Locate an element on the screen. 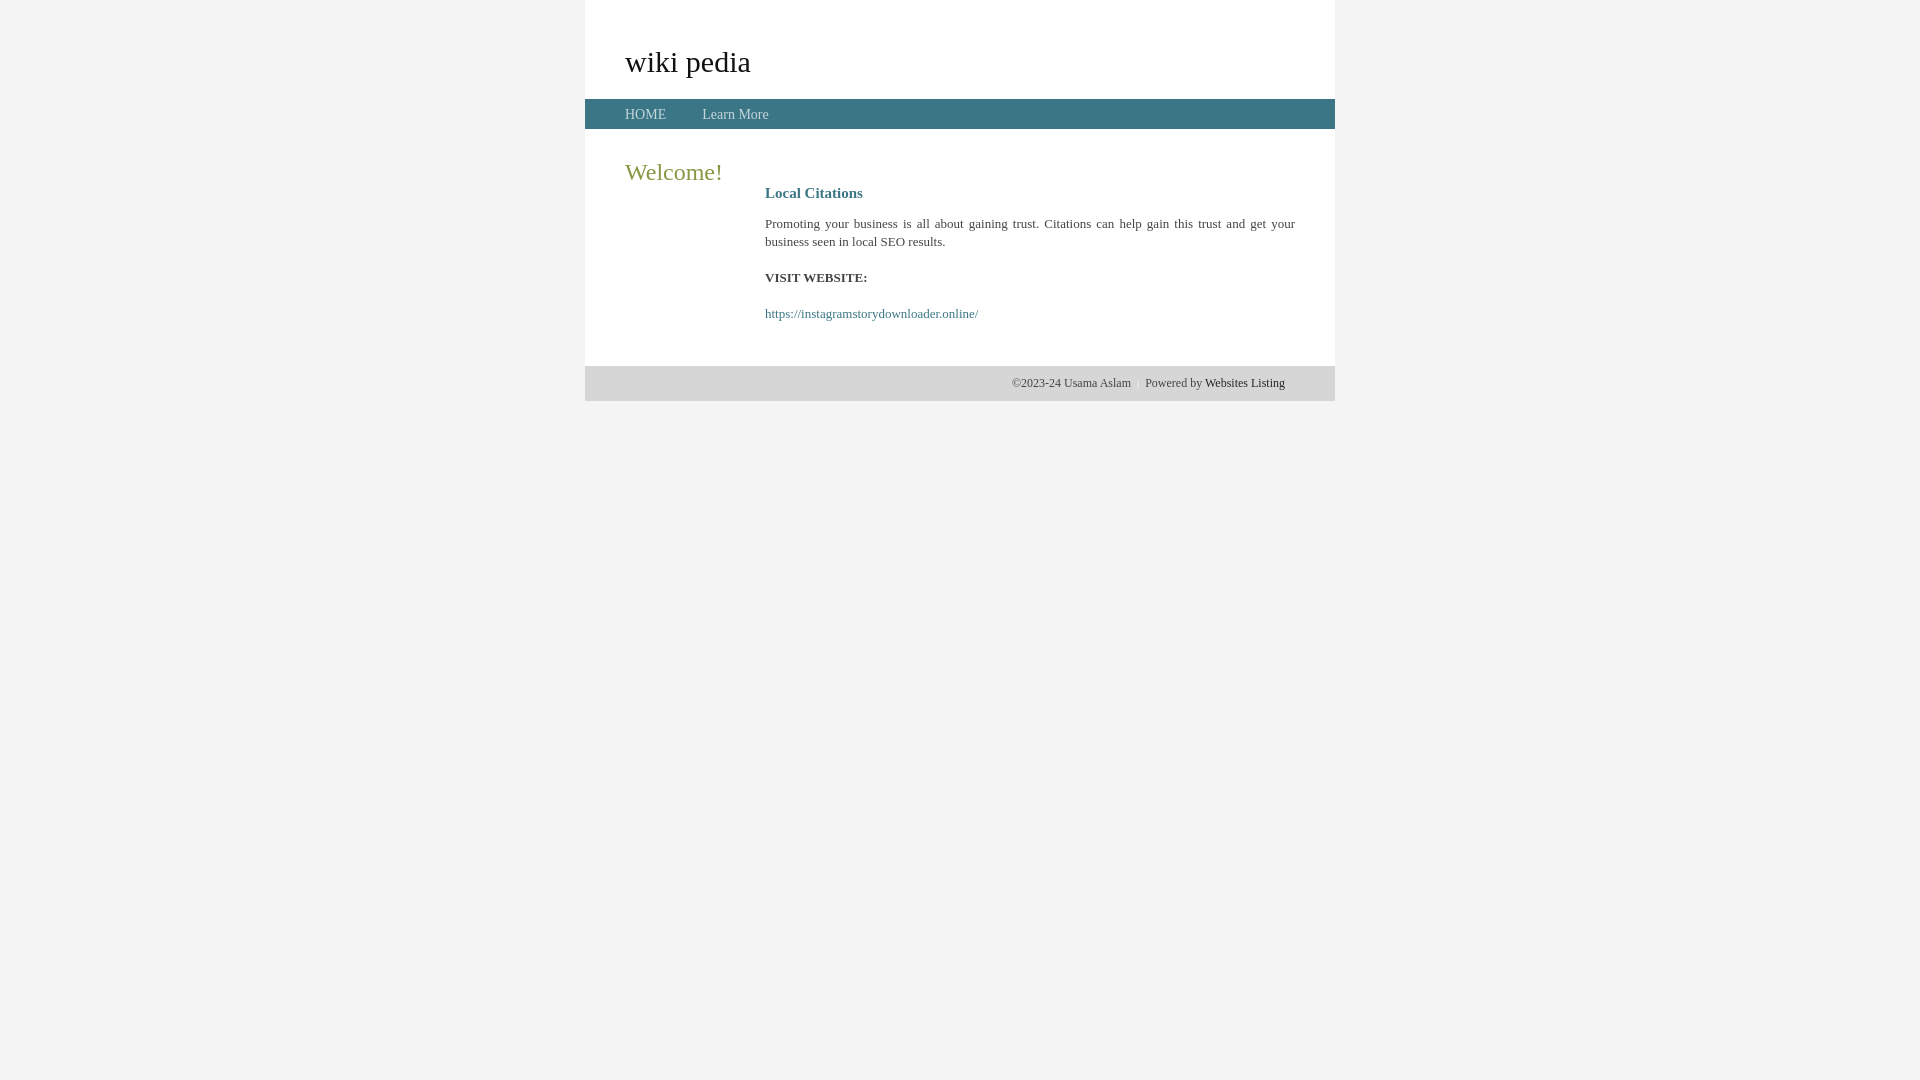 The height and width of the screenshot is (1080, 1920). 'wiki pedia' is located at coordinates (687, 60).